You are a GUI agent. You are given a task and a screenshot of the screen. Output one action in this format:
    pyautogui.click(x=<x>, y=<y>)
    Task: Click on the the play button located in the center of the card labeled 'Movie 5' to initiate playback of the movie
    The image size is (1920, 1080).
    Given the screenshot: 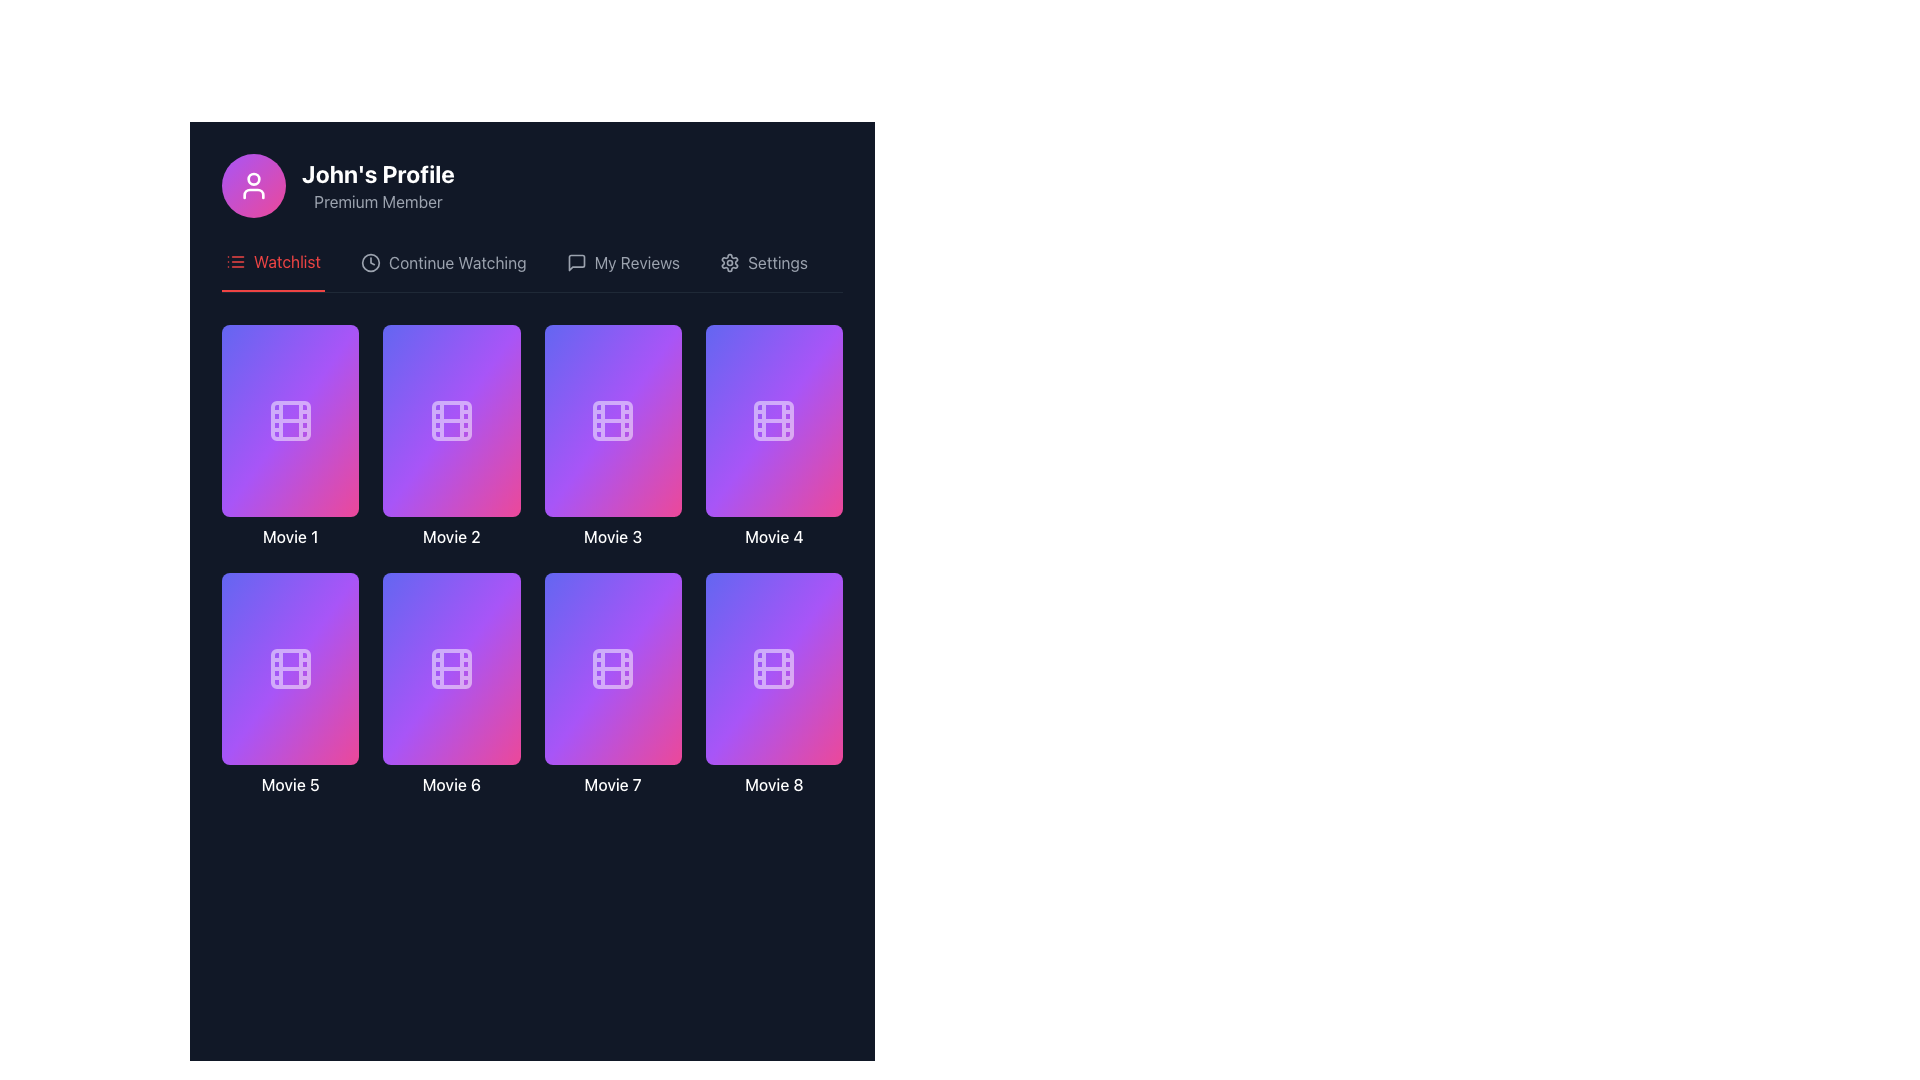 What is the action you would take?
    pyautogui.click(x=289, y=659)
    